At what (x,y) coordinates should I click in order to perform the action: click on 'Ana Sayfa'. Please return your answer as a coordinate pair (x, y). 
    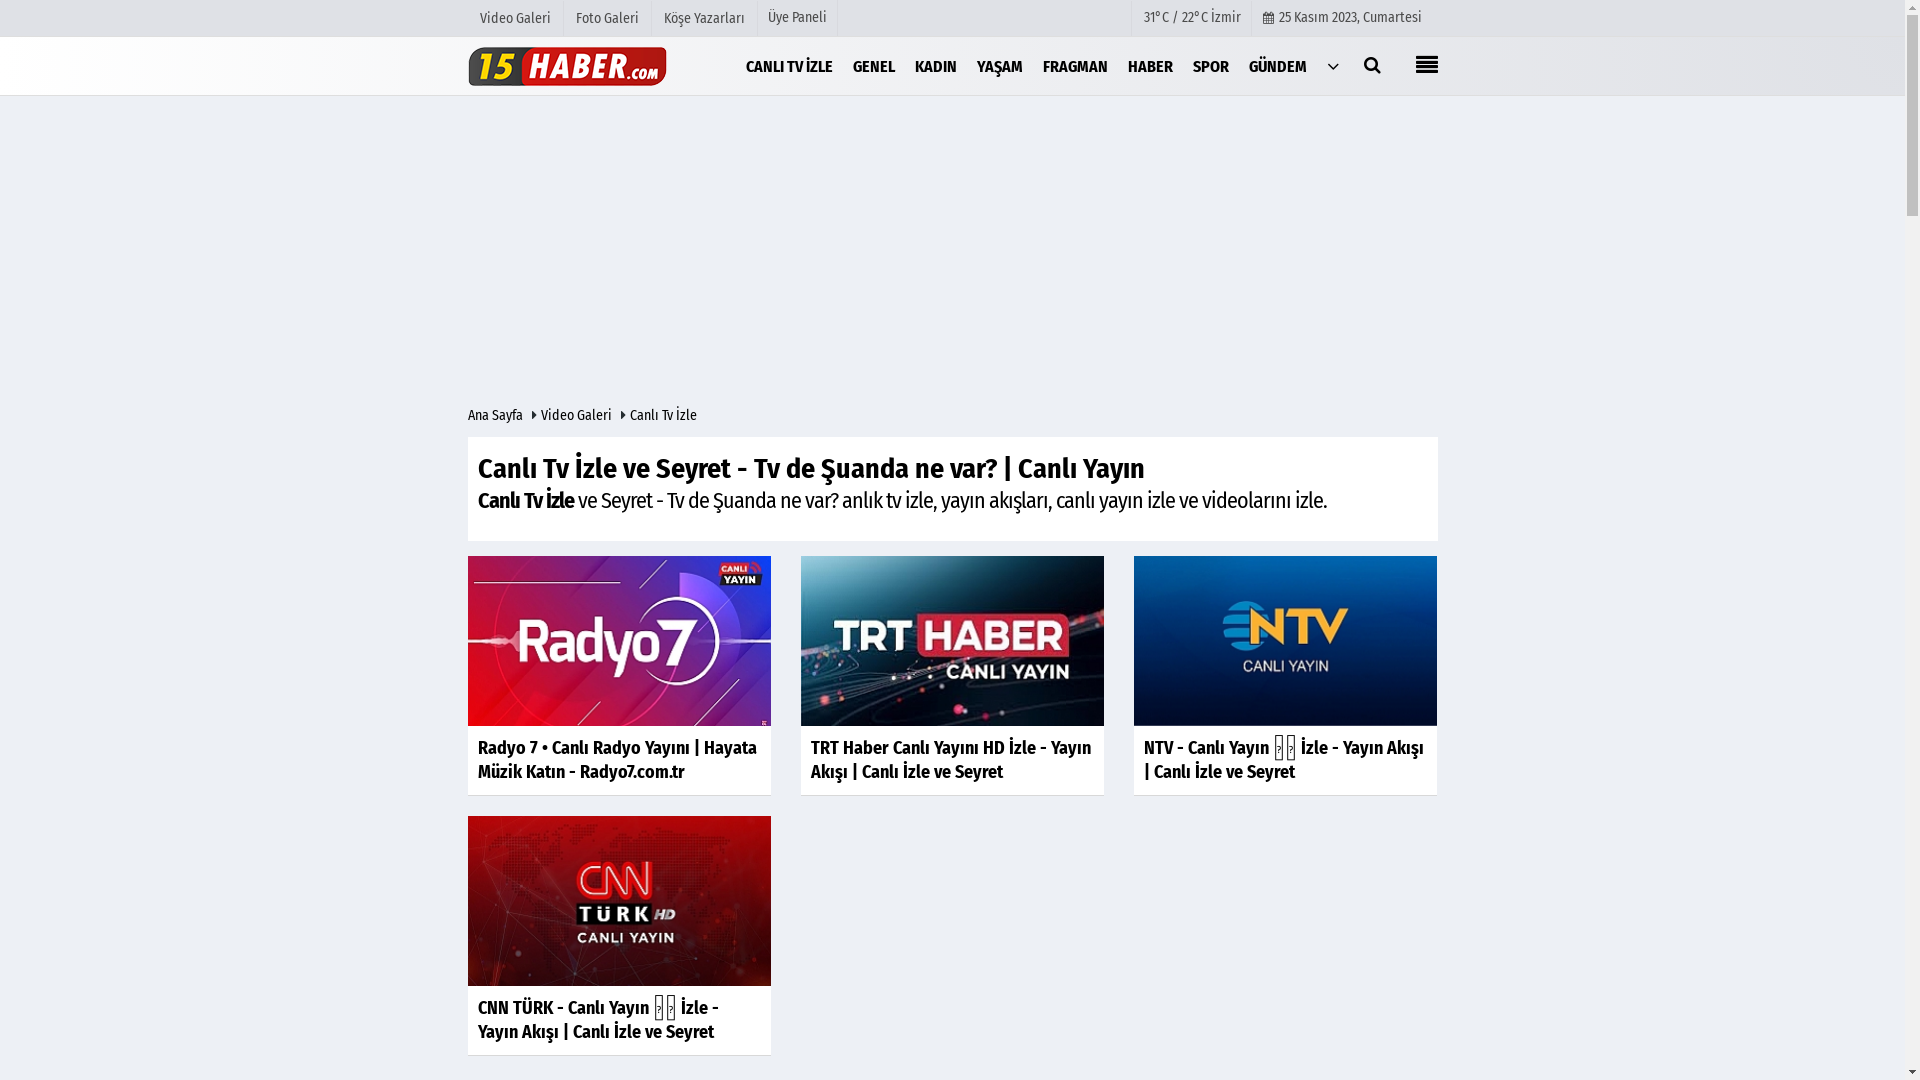
    Looking at the image, I should click on (497, 414).